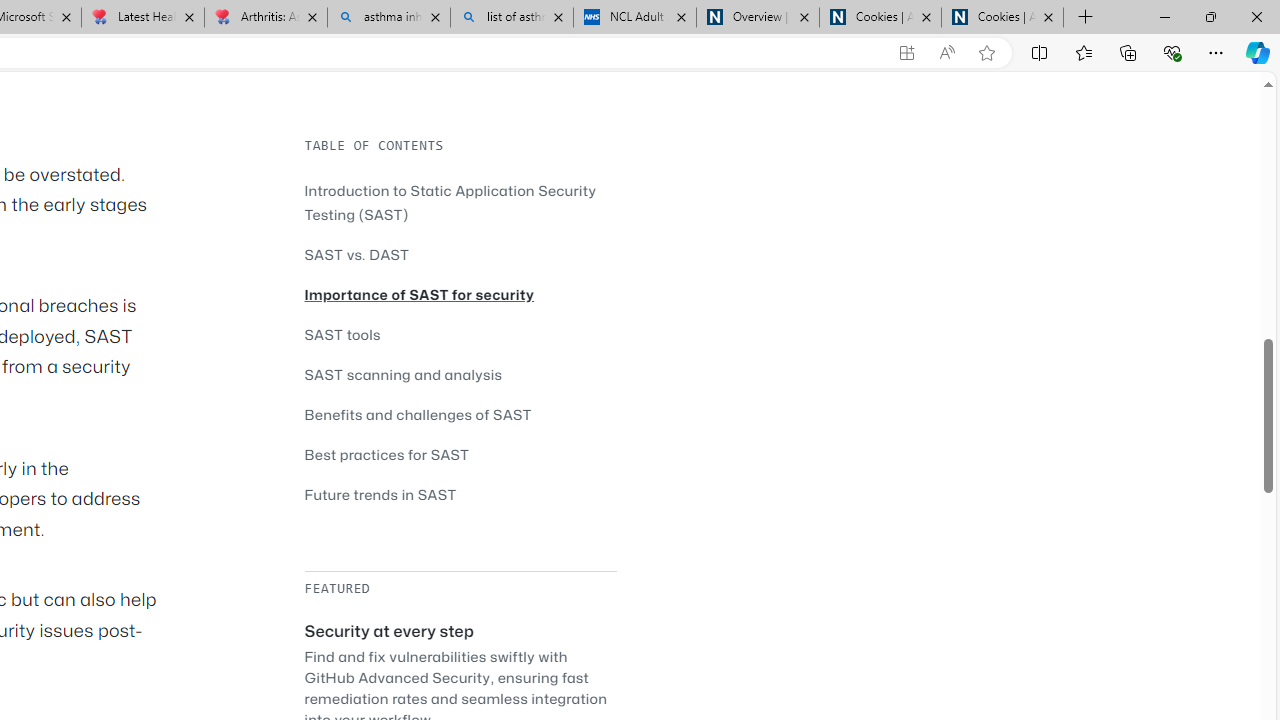 Image resolution: width=1280 pixels, height=720 pixels. I want to click on 'SAST scanning and analysis', so click(459, 374).